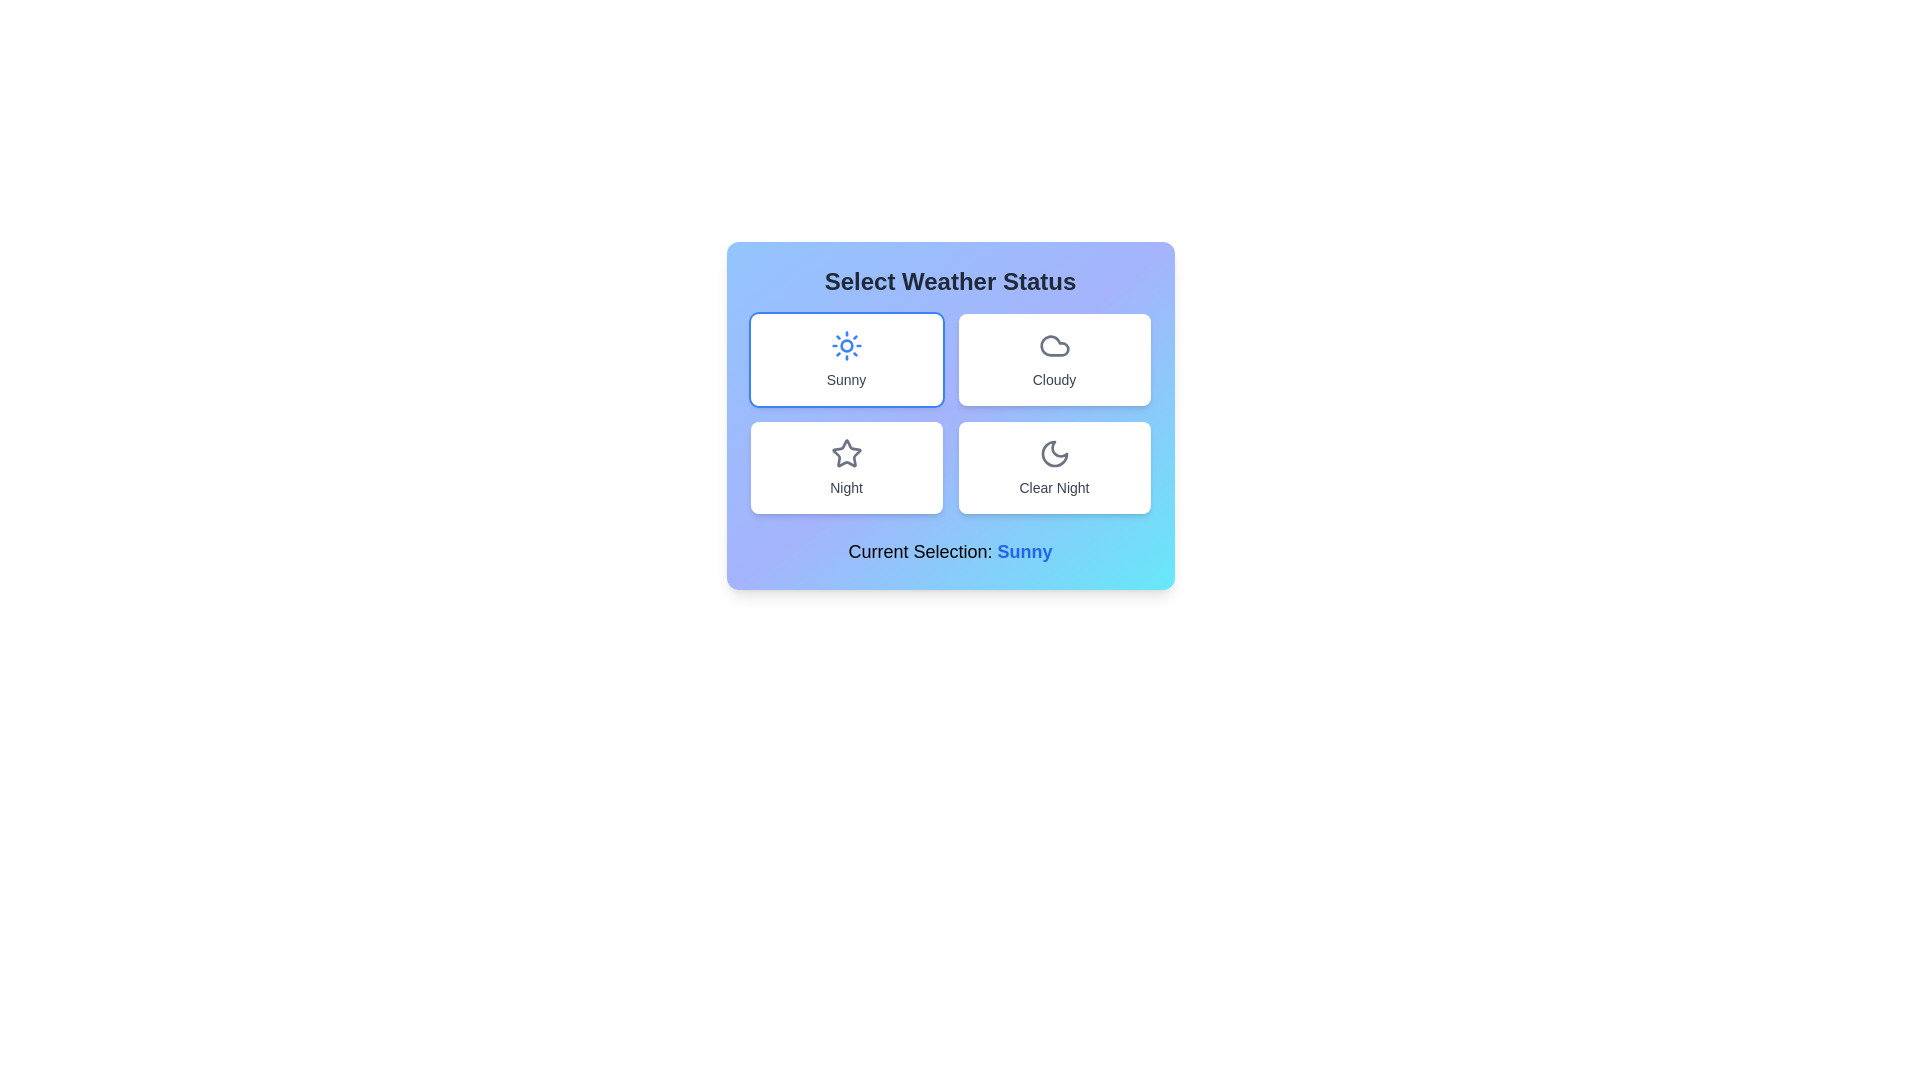 Image resolution: width=1920 pixels, height=1080 pixels. What do you see at coordinates (1053, 467) in the screenshot?
I see `the bottom-right button in the 2x2 grid layout` at bounding box center [1053, 467].